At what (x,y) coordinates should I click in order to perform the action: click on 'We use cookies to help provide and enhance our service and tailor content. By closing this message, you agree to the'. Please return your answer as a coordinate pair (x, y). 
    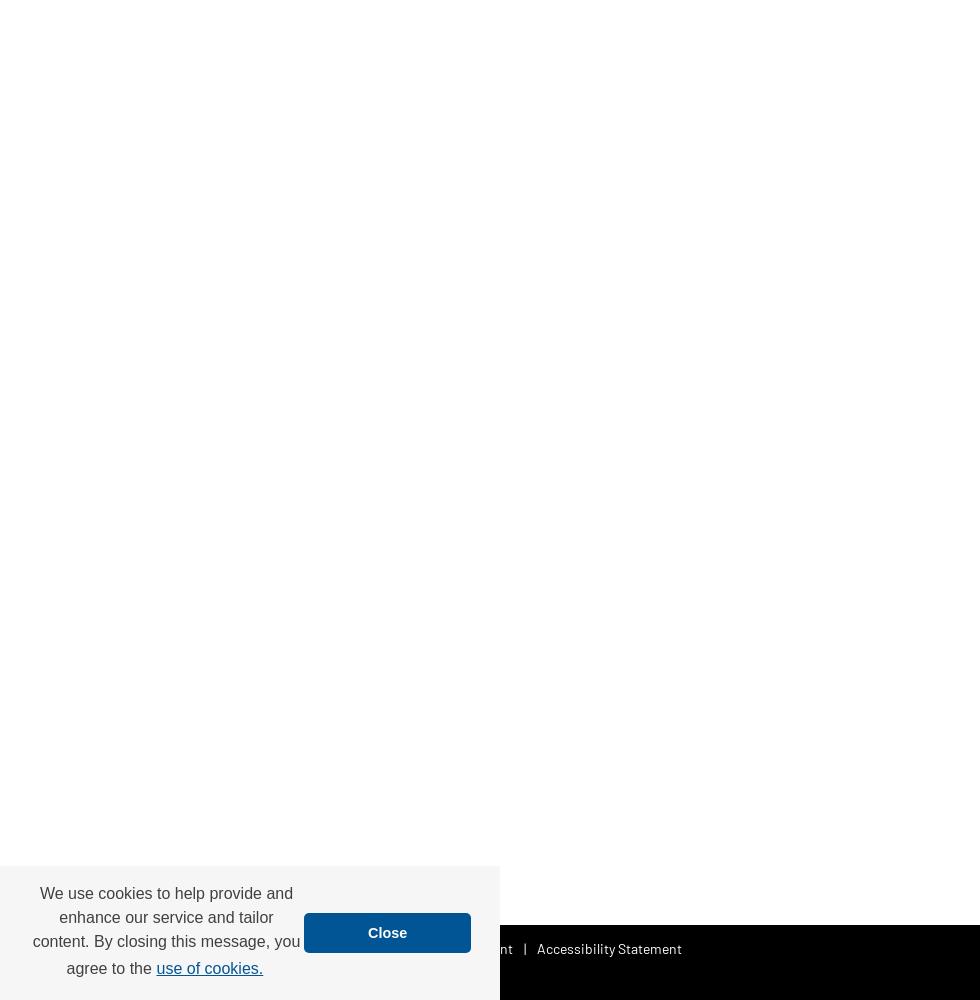
    Looking at the image, I should click on (166, 930).